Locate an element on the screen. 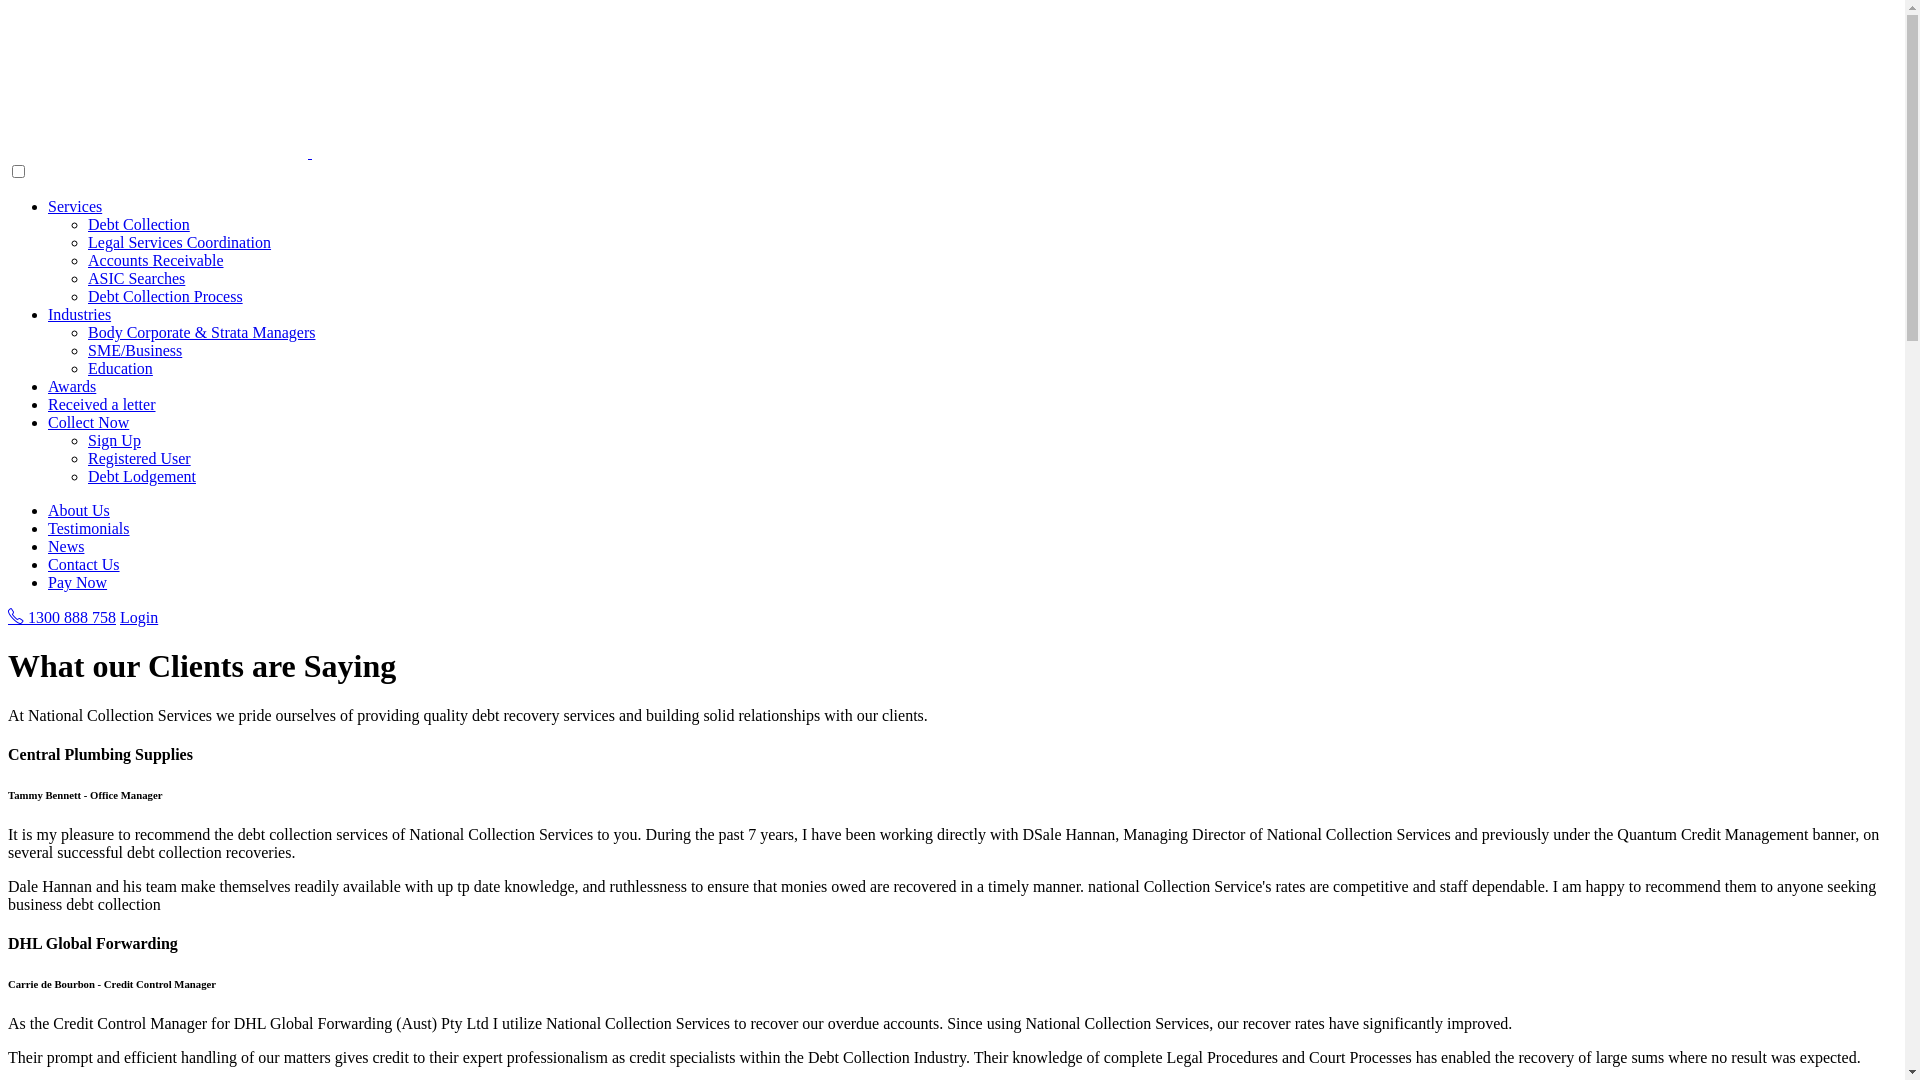 The image size is (1920, 1080). 'Legal Services Coordination' is located at coordinates (179, 241).